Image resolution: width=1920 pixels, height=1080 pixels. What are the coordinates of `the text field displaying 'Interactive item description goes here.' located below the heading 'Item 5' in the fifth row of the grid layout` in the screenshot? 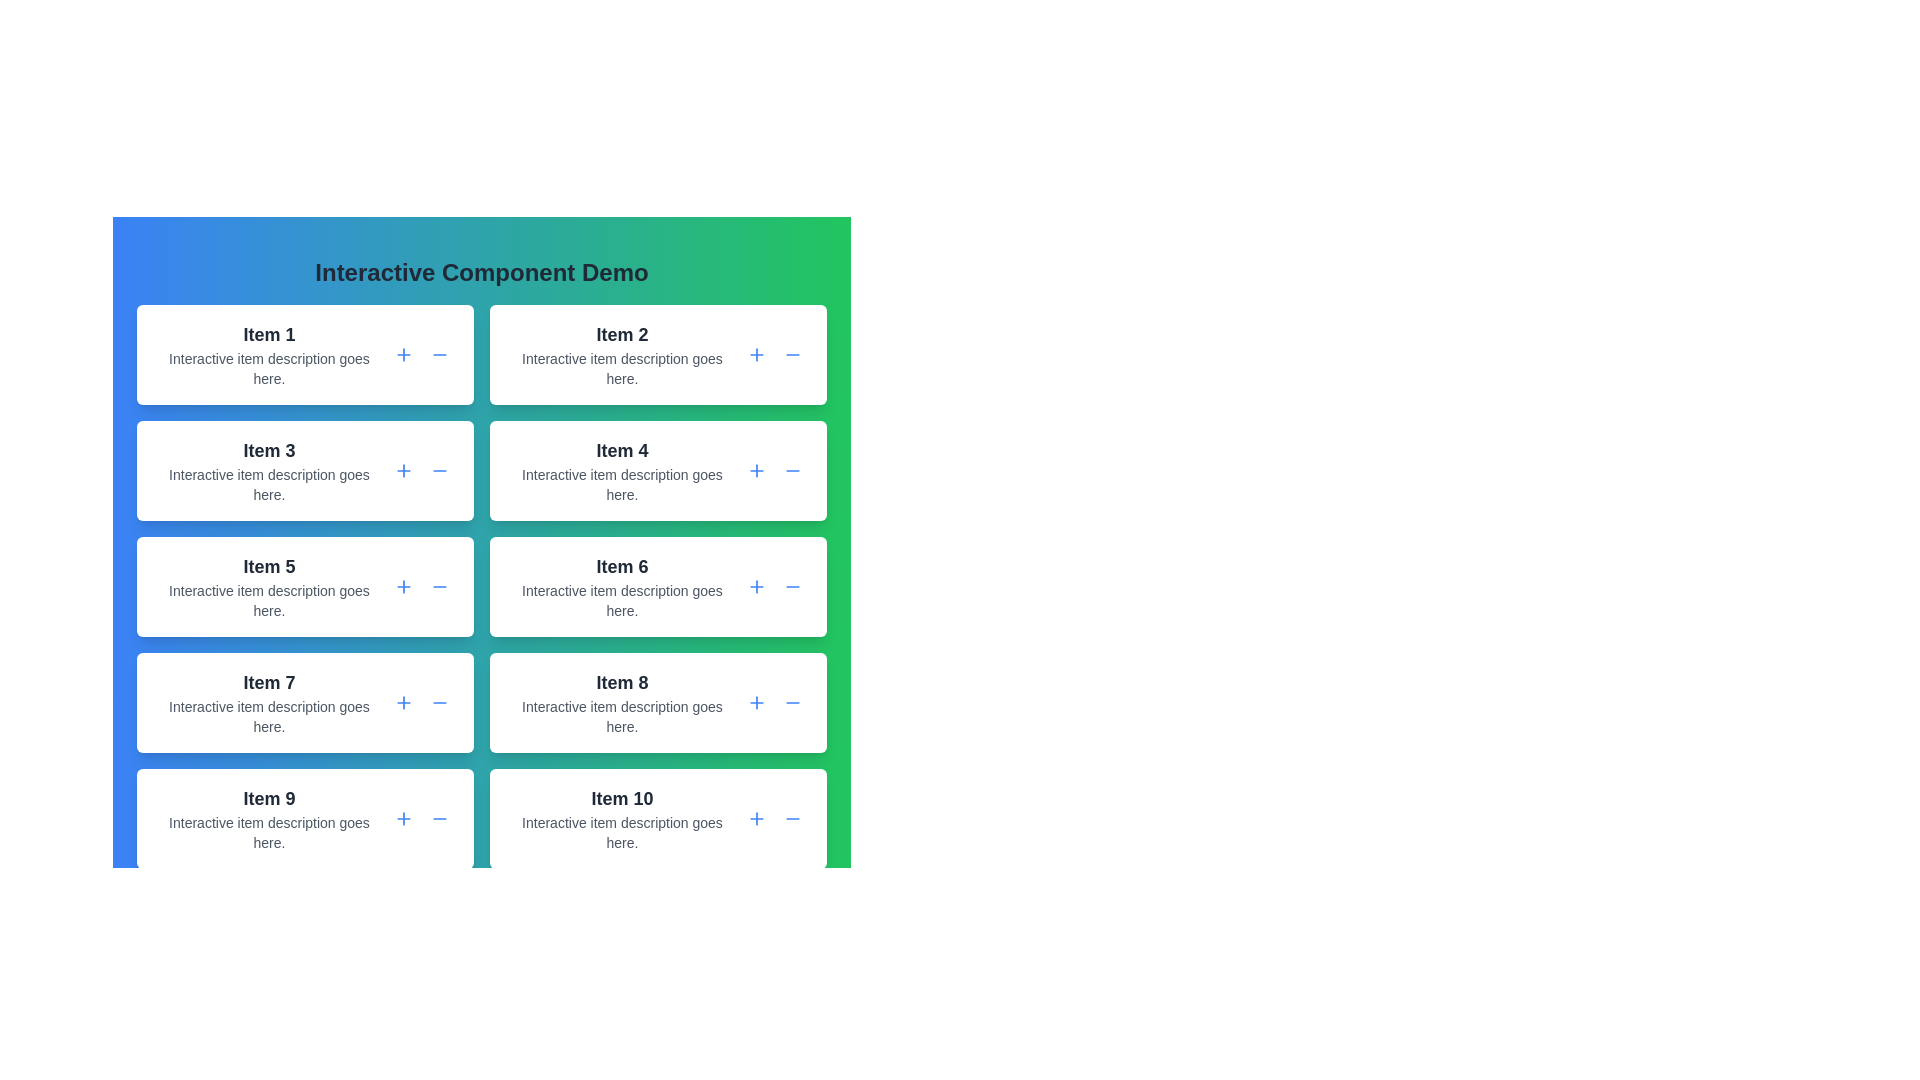 It's located at (268, 600).